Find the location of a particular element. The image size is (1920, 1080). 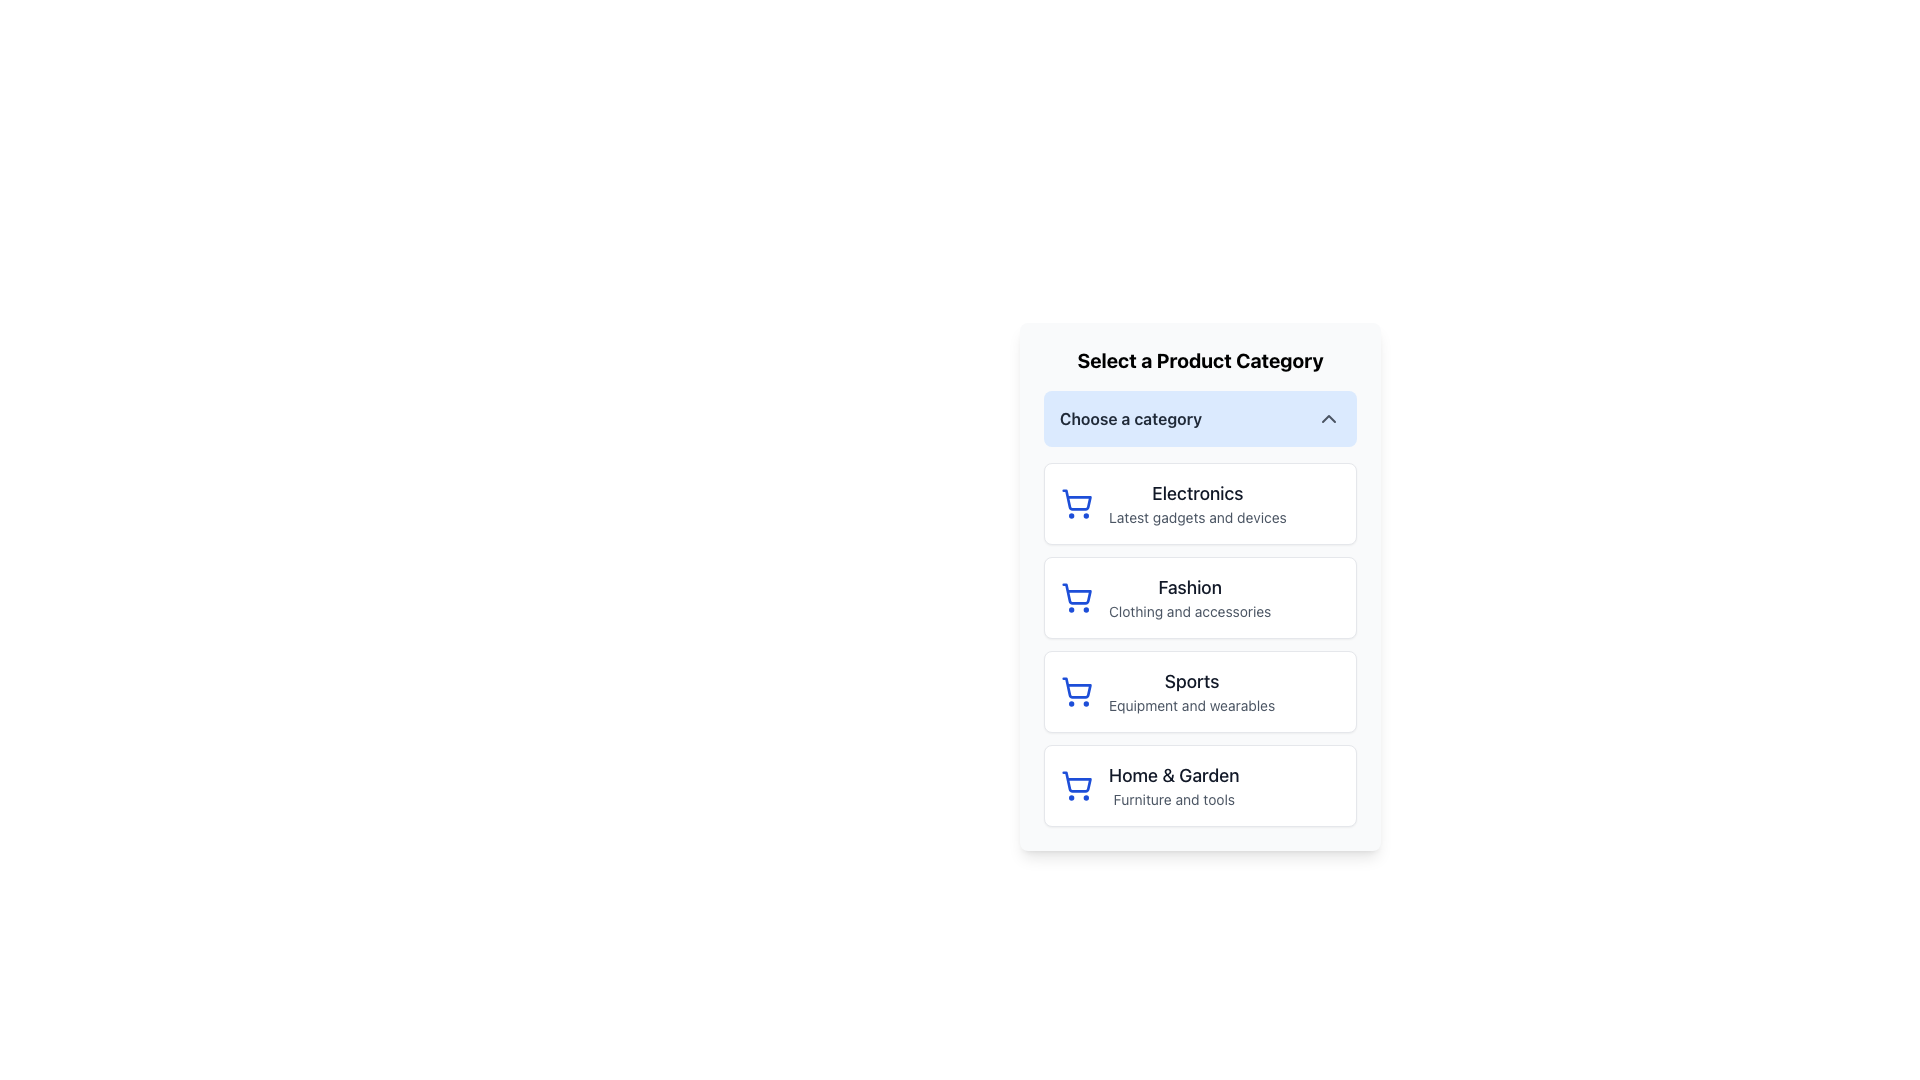

the shopping cart icon, which is a blue line drawing located to the left of the text within the 'Sports Equipment and wearables' card, the first icon in a horizontal layout is located at coordinates (1075, 690).